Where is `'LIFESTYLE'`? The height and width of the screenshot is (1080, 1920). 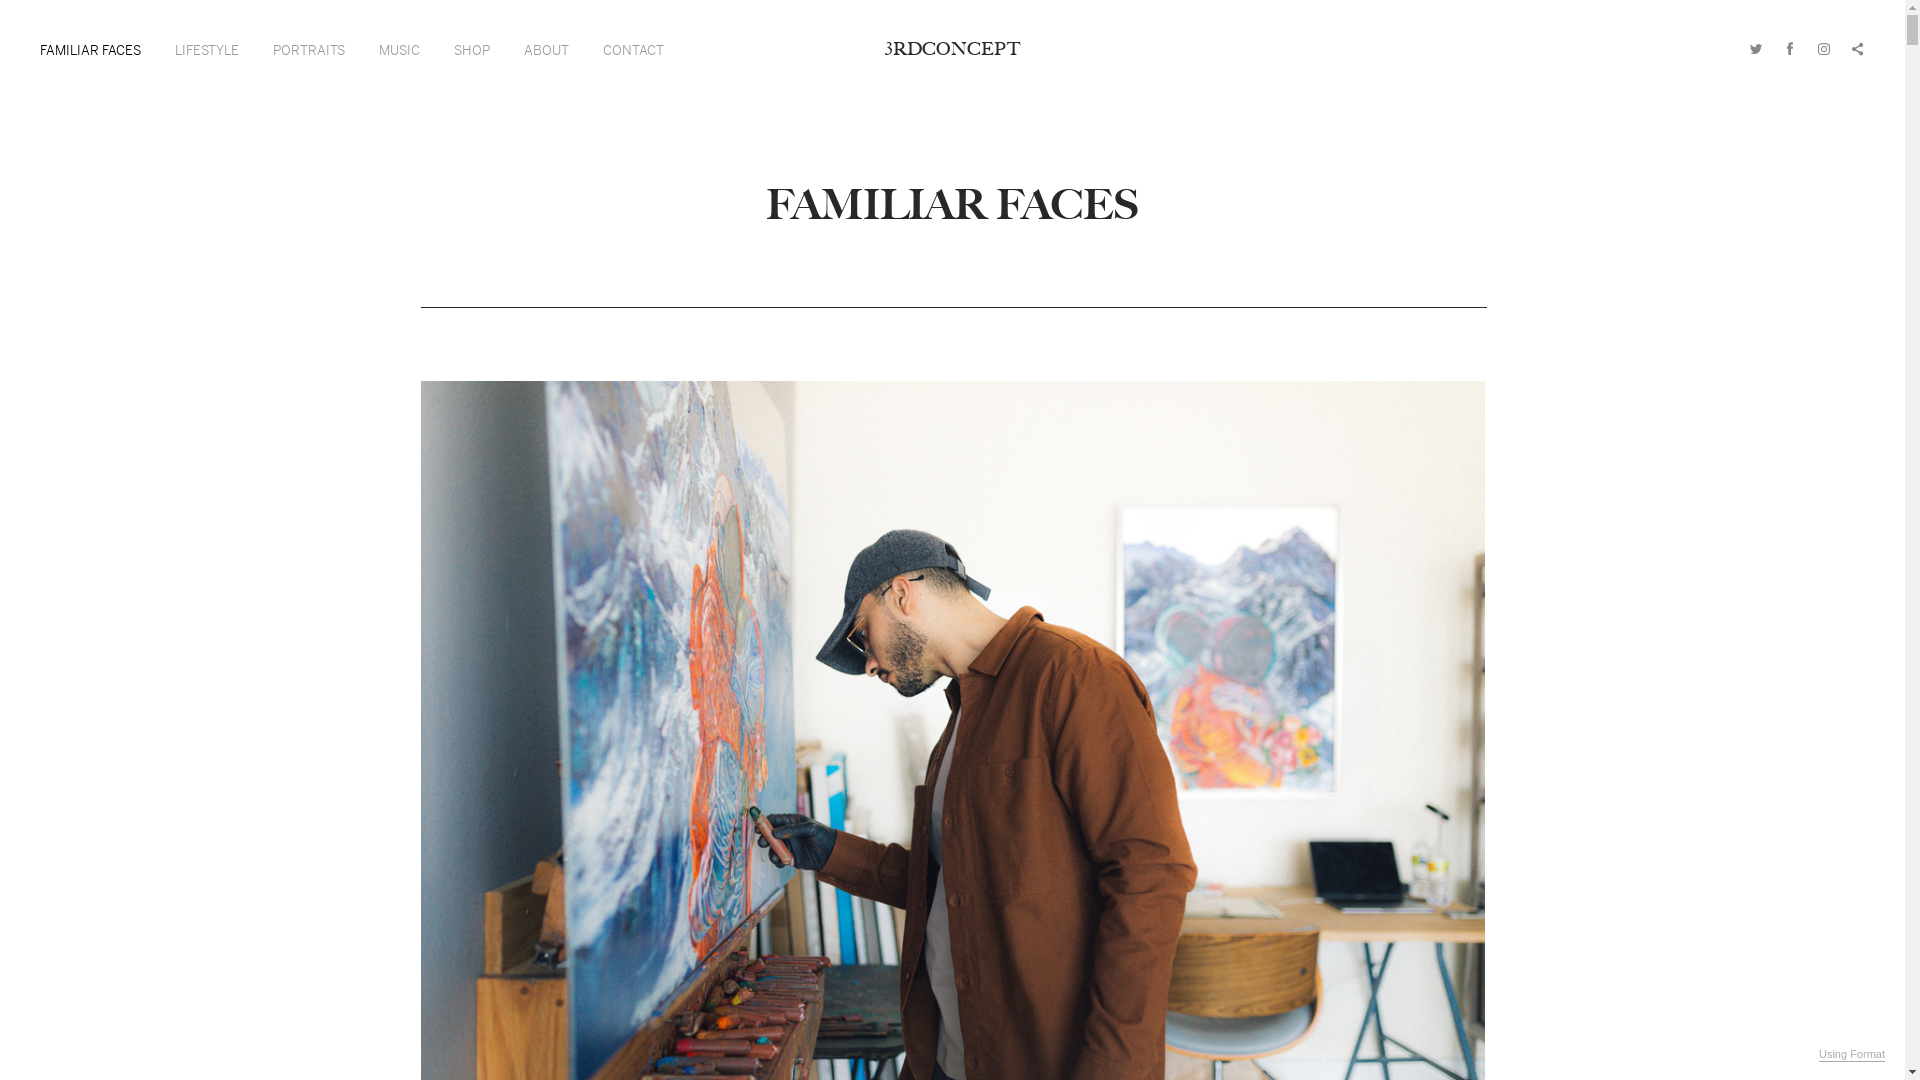
'LIFESTYLE' is located at coordinates (174, 49).